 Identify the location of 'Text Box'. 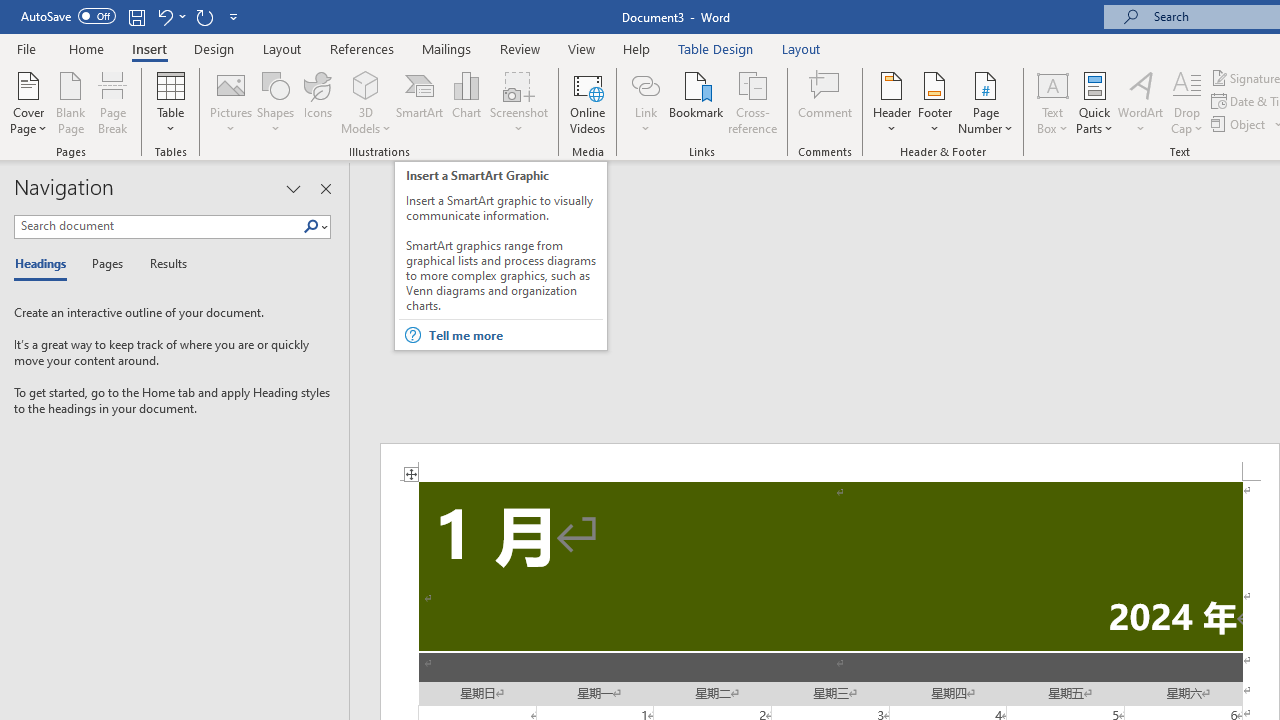
(1051, 103).